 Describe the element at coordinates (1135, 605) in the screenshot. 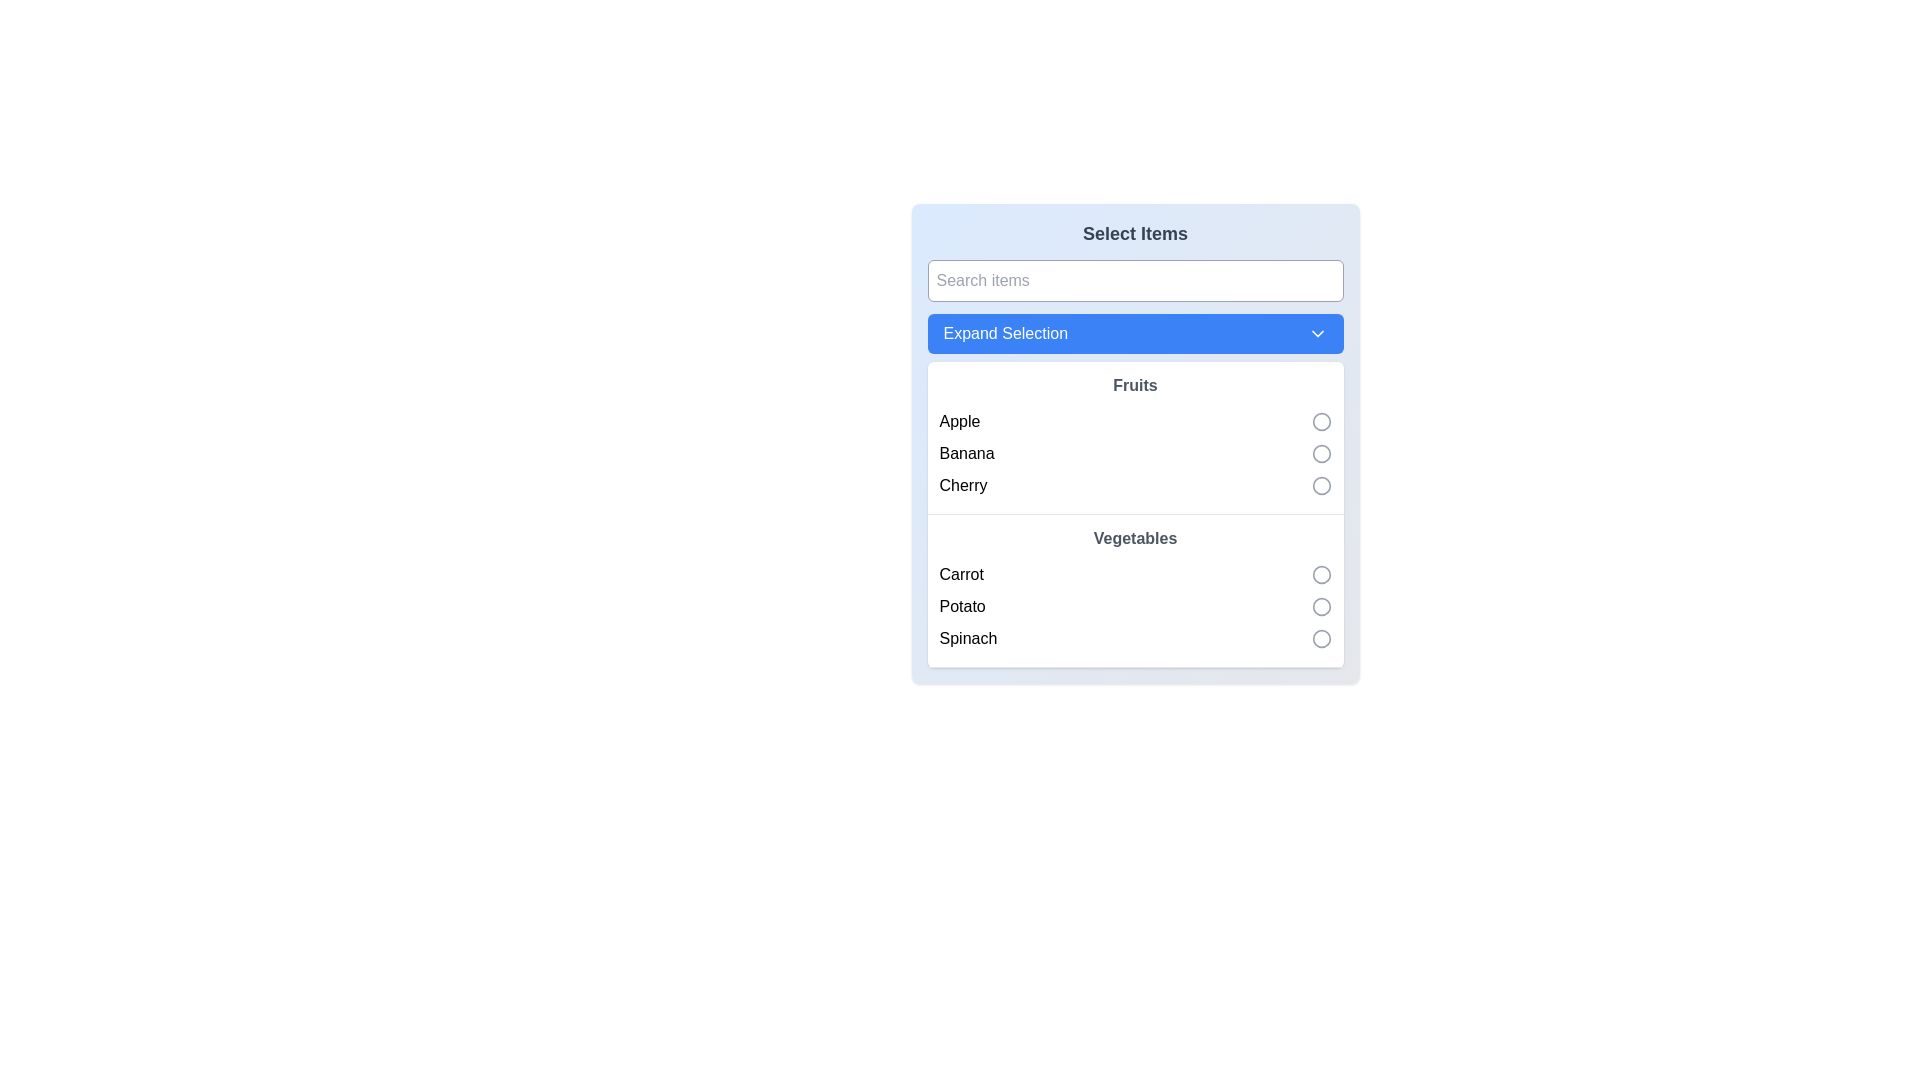

I see `the second row labeled 'Potato' in the 'Vegetables' section` at that location.